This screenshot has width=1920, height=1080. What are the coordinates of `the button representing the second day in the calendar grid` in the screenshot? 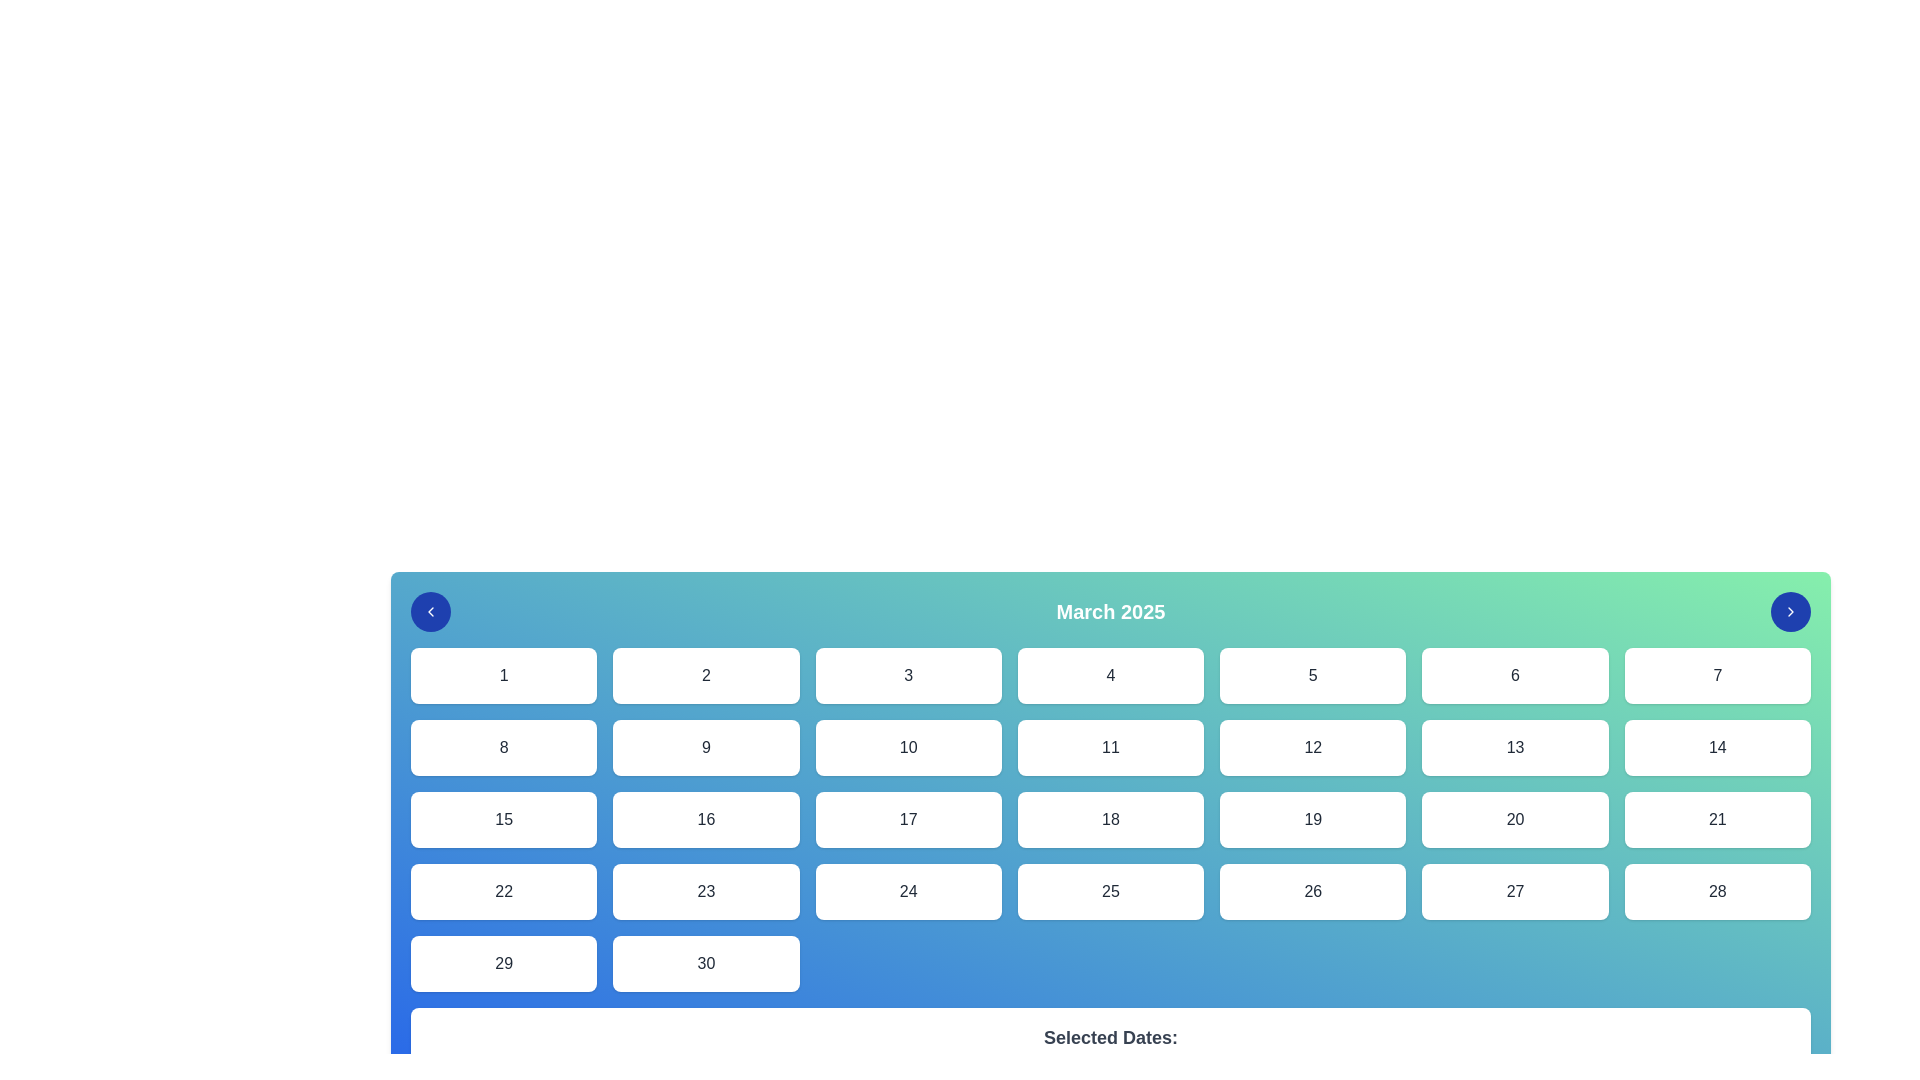 It's located at (705, 675).